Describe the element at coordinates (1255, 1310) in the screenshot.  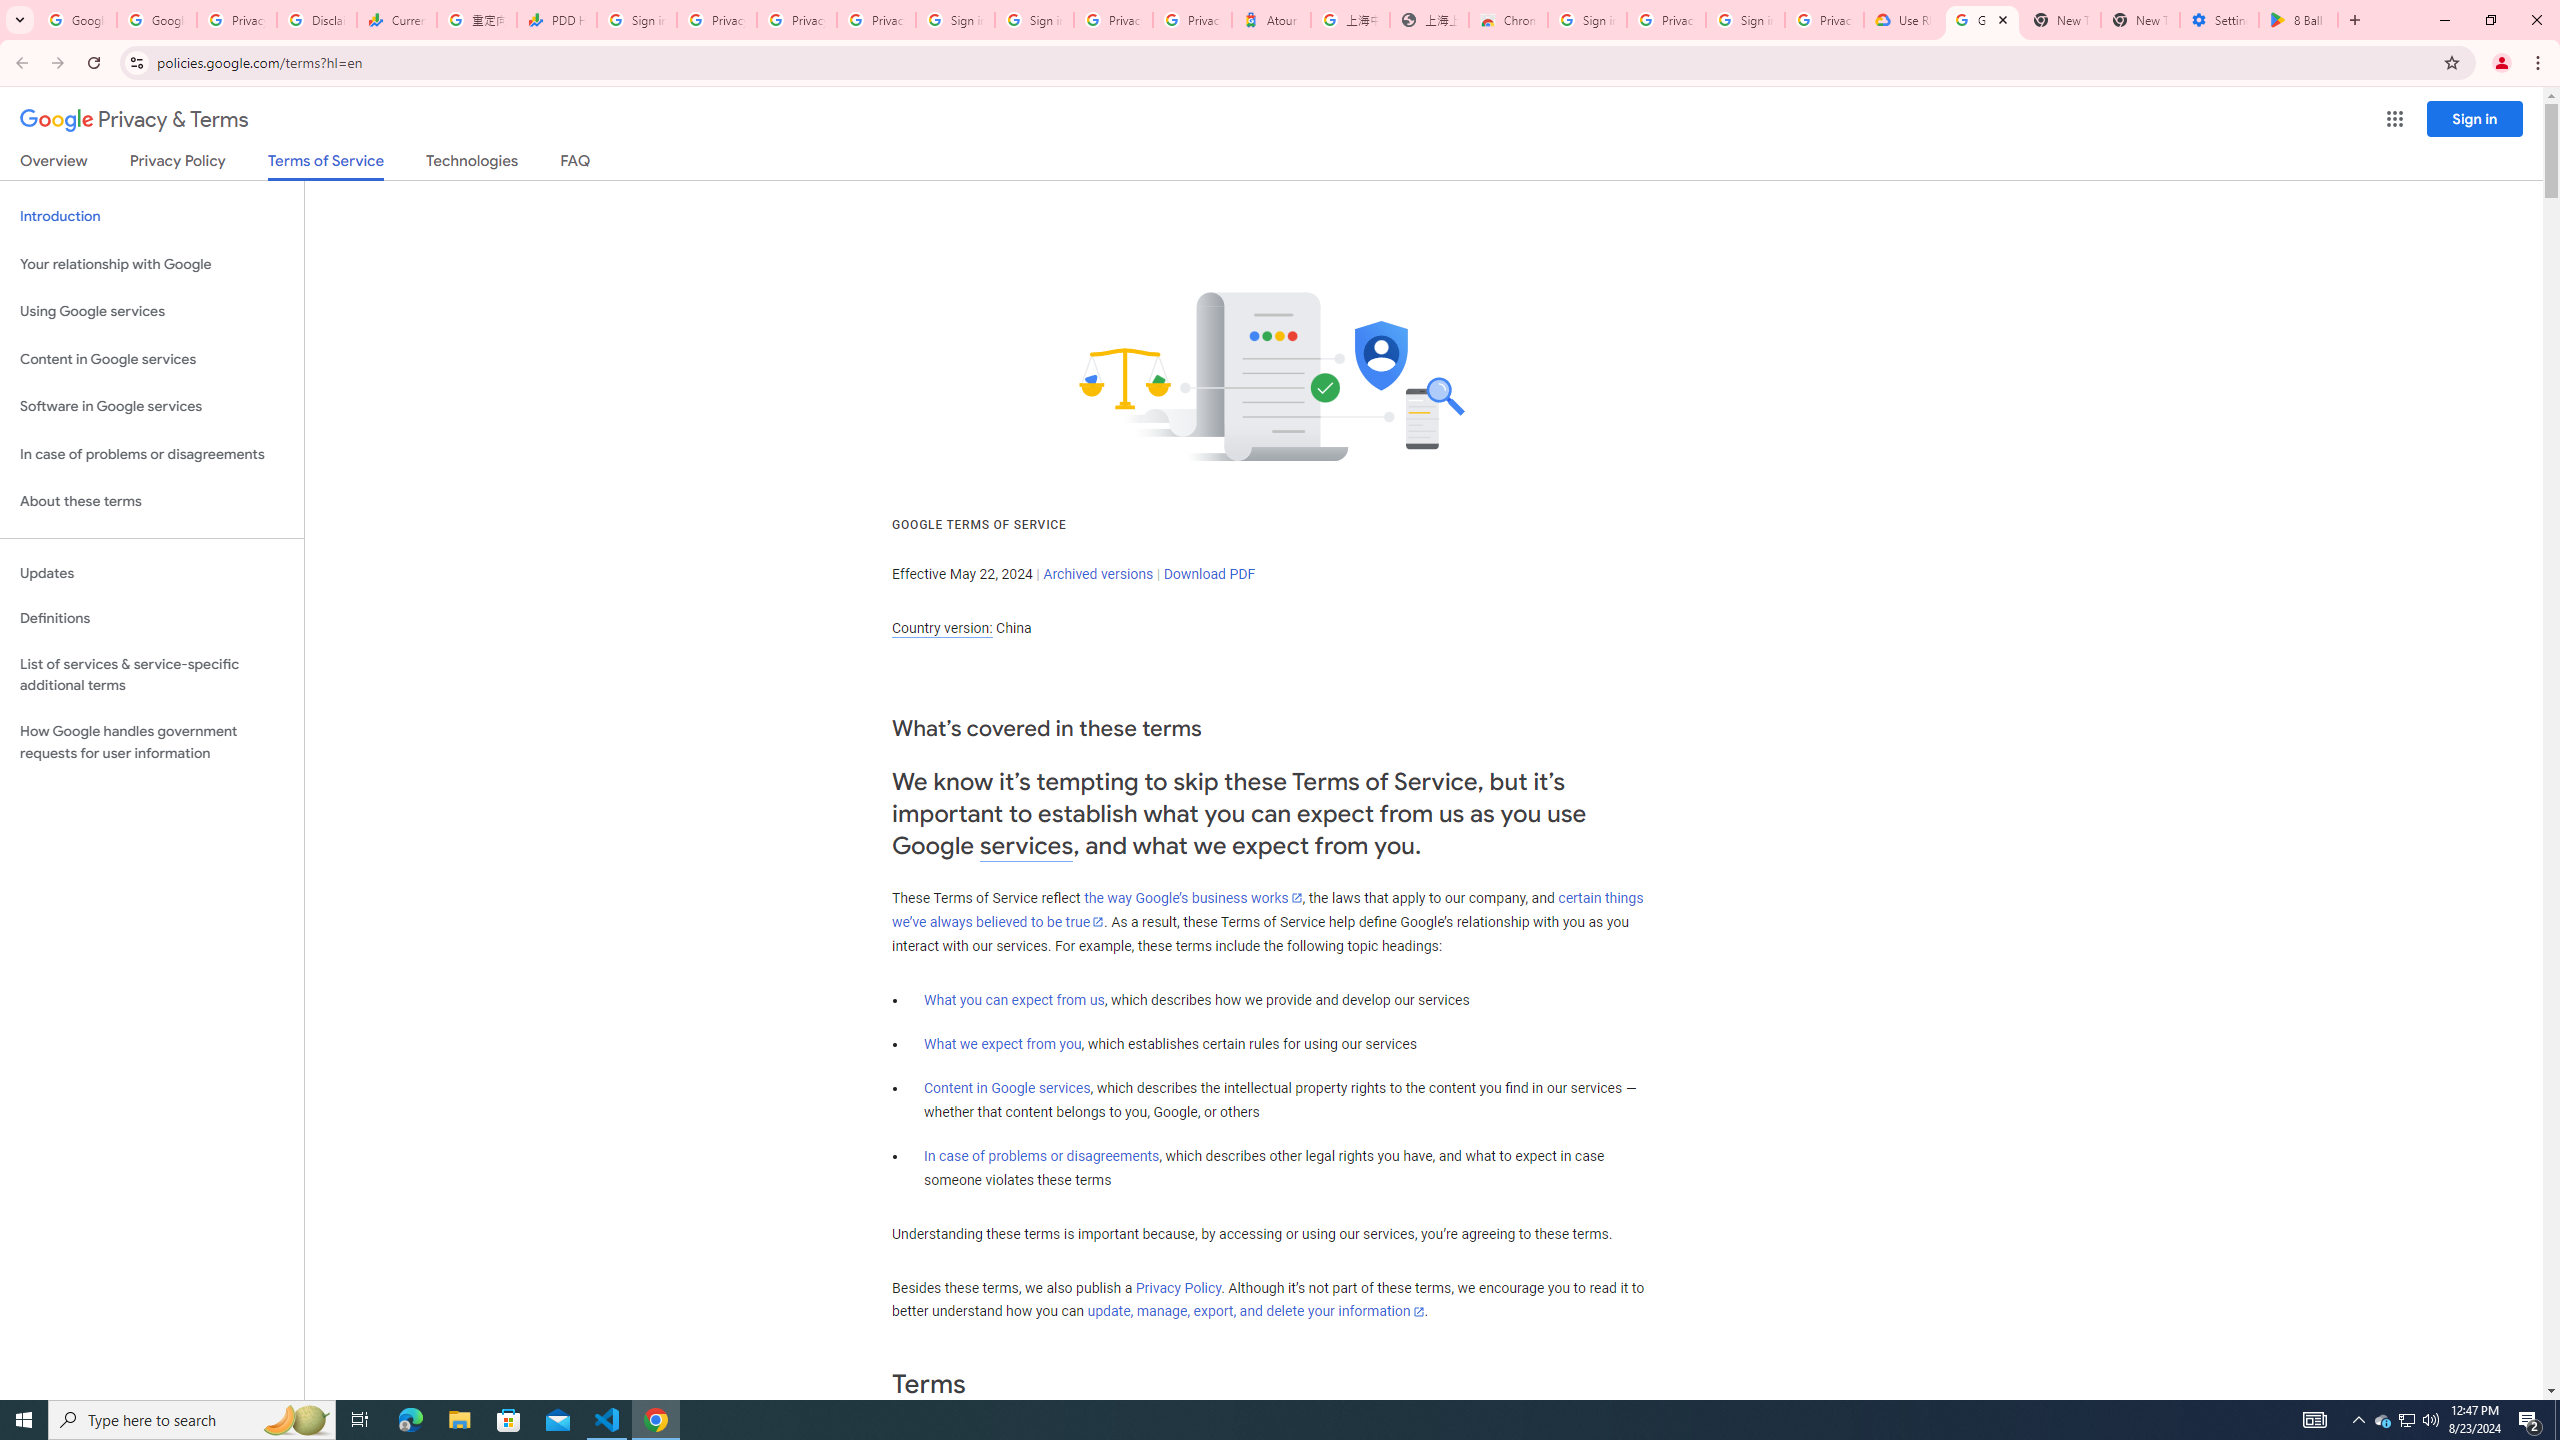
I see `'update, manage, export, and delete your information'` at that location.